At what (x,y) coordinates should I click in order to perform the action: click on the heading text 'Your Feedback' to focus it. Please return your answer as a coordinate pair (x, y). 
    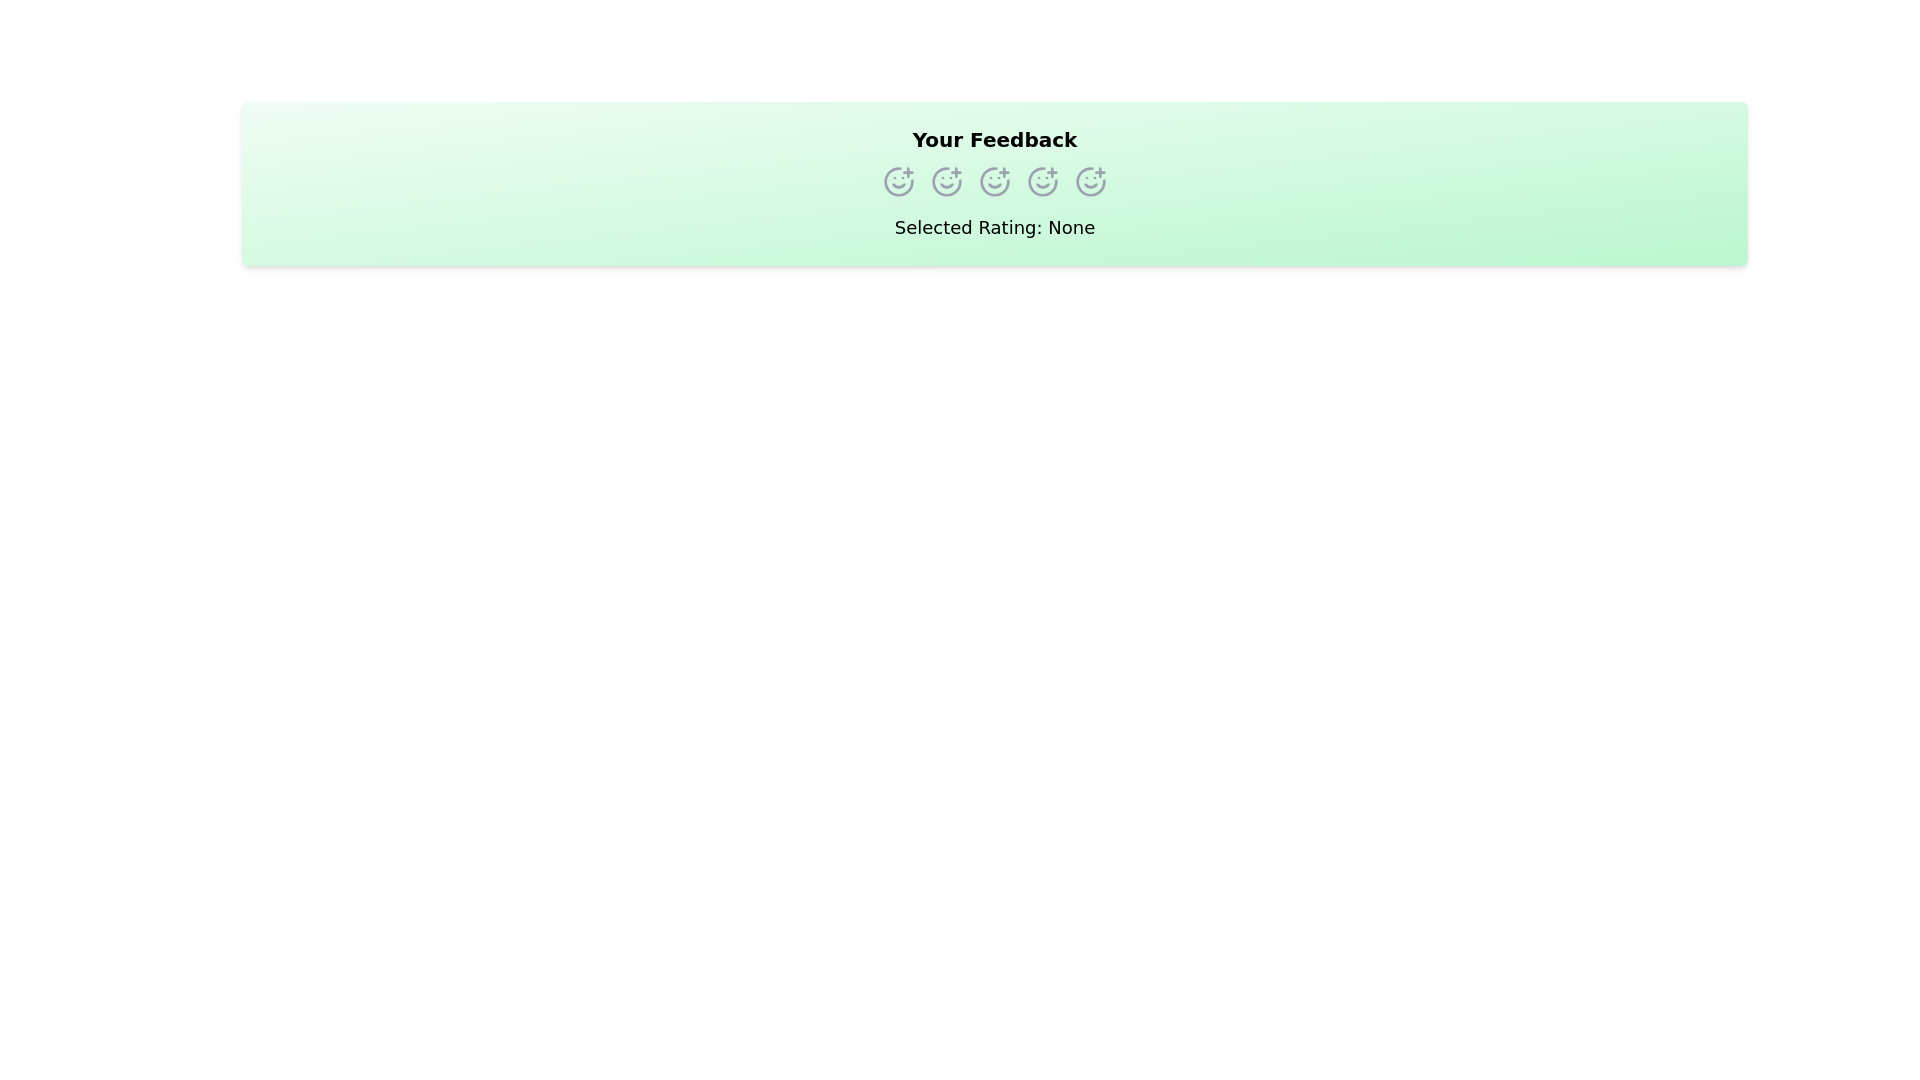
    Looking at the image, I should click on (994, 138).